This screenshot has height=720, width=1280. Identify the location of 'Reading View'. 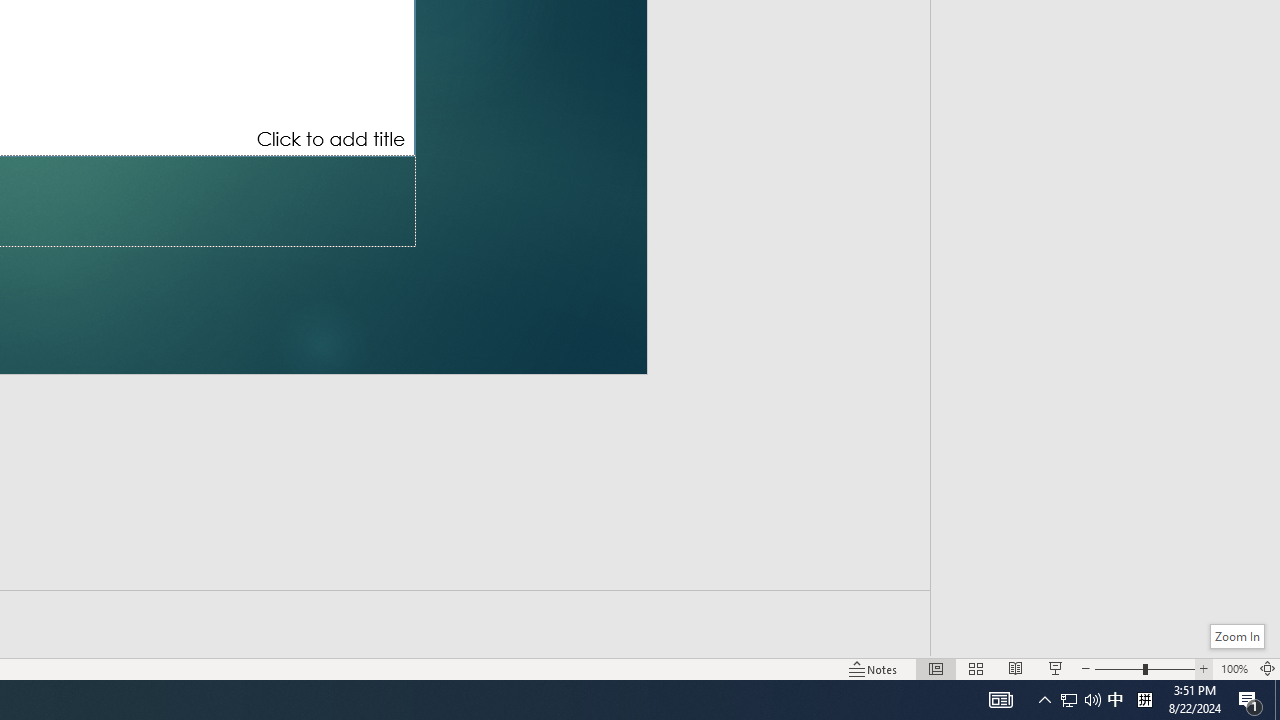
(1015, 669).